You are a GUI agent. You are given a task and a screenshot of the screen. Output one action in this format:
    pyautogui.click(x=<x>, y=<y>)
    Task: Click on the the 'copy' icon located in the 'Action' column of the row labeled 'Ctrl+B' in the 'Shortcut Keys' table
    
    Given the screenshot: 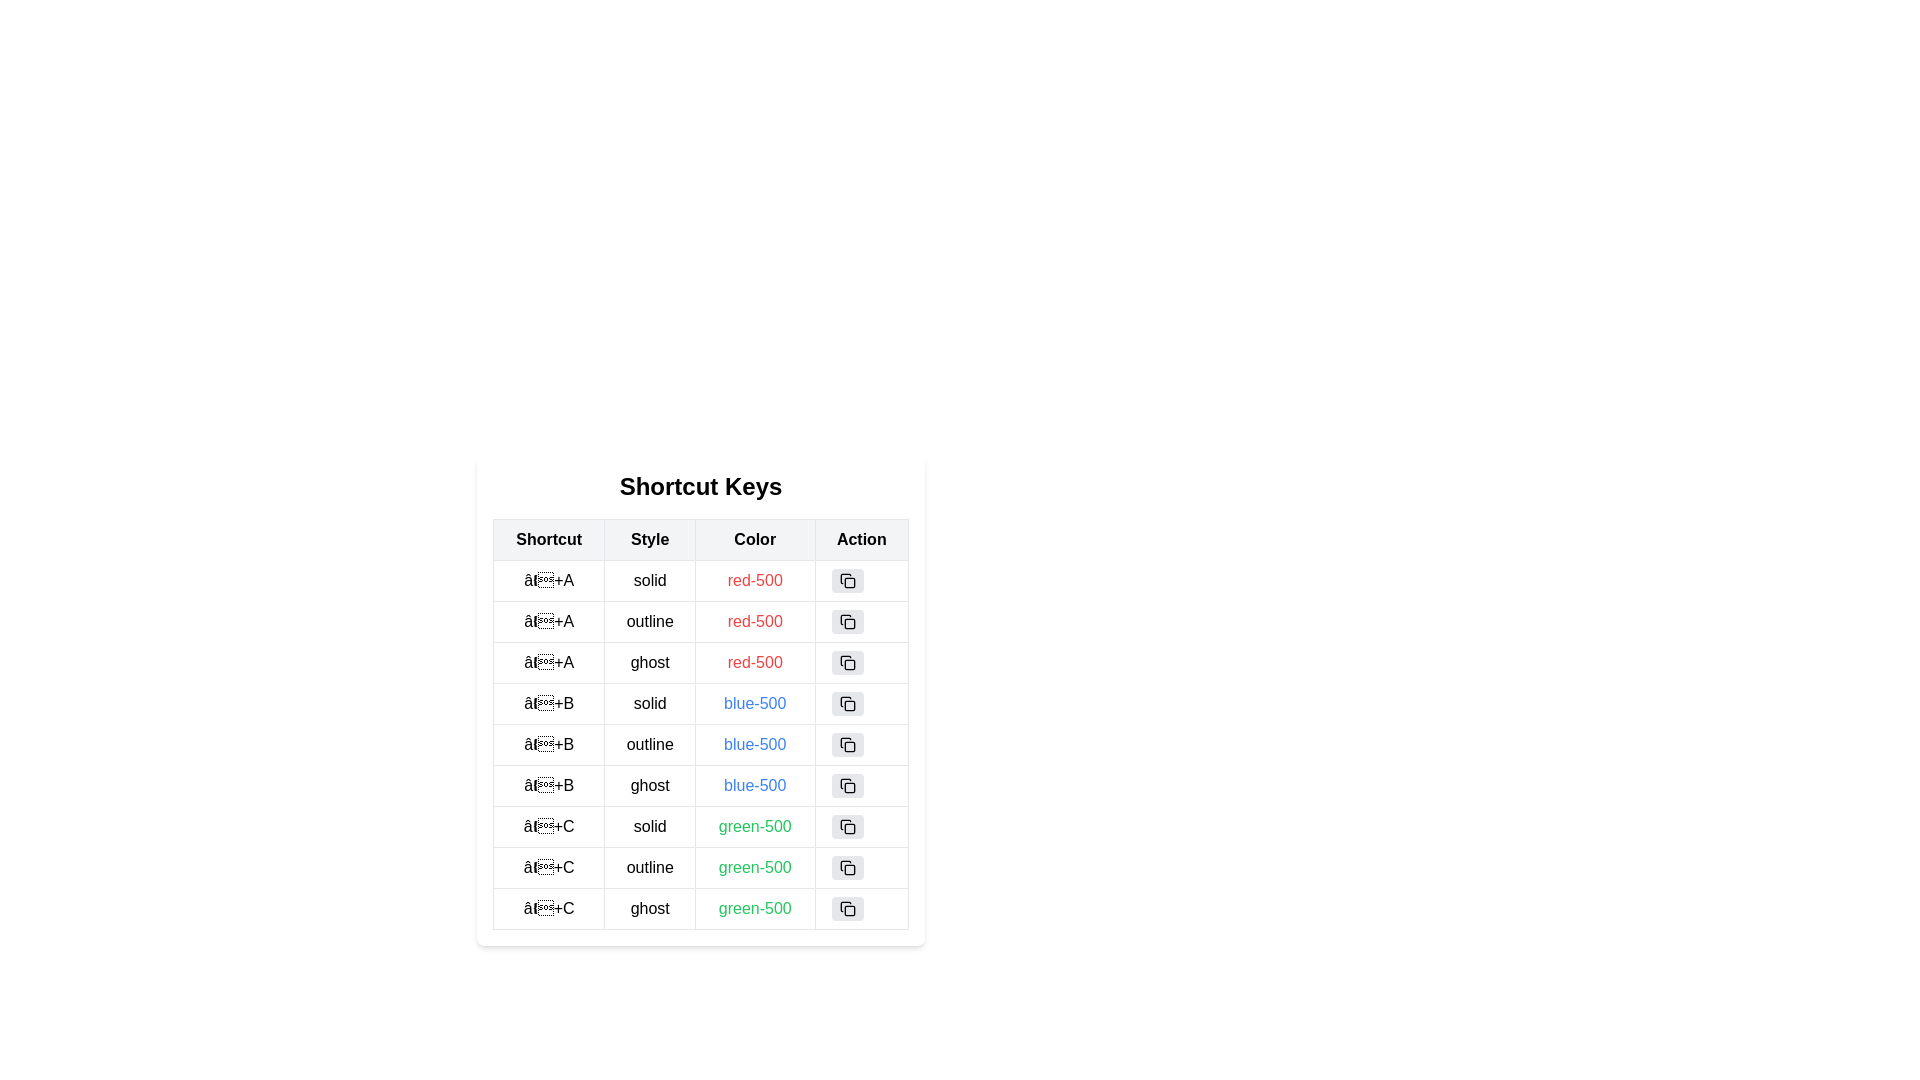 What is the action you would take?
    pyautogui.click(x=847, y=703)
    